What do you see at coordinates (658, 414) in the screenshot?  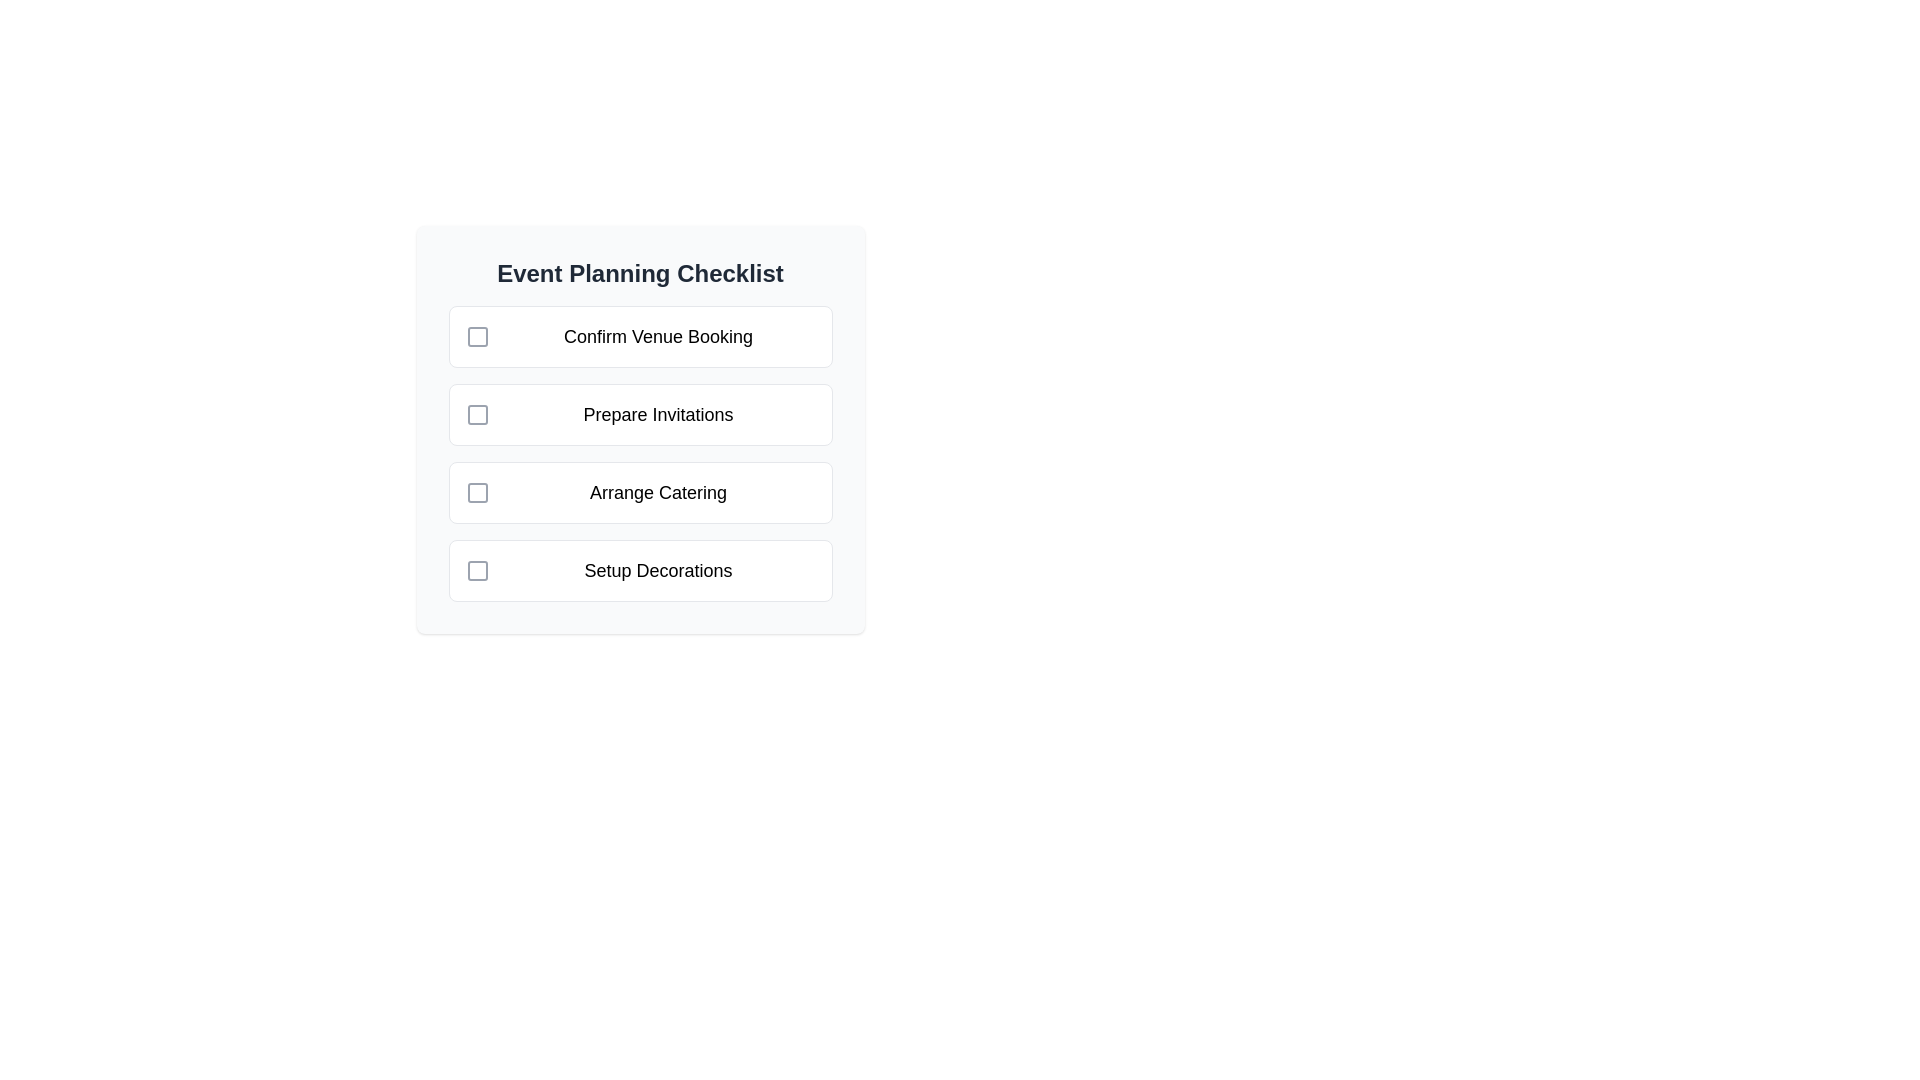 I see `the text label displaying 'Prepare Invitations', which is the second item in the checklist, positioned between 'Confirm Venue Booking' and 'Arrange Catering'` at bounding box center [658, 414].